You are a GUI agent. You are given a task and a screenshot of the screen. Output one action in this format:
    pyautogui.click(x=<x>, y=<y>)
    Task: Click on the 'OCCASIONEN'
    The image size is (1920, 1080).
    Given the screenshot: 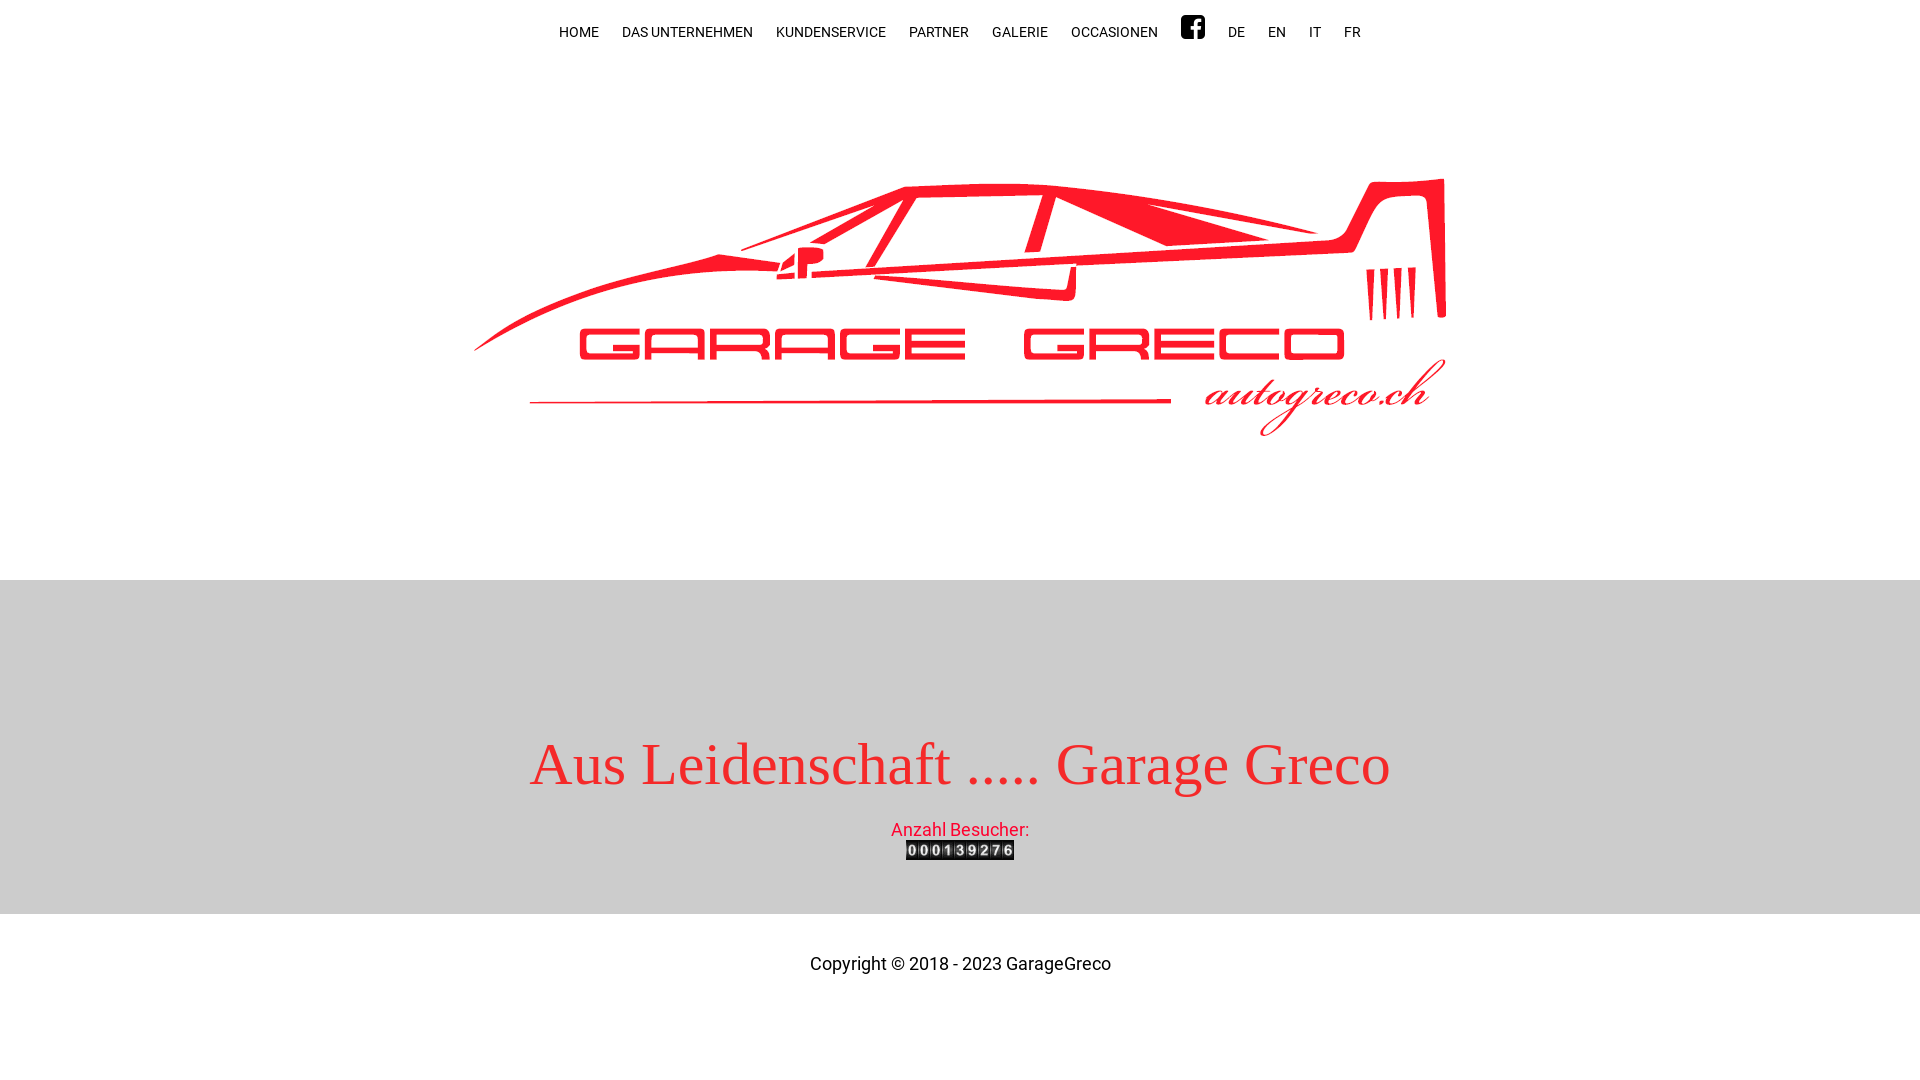 What is the action you would take?
    pyautogui.click(x=1113, y=31)
    